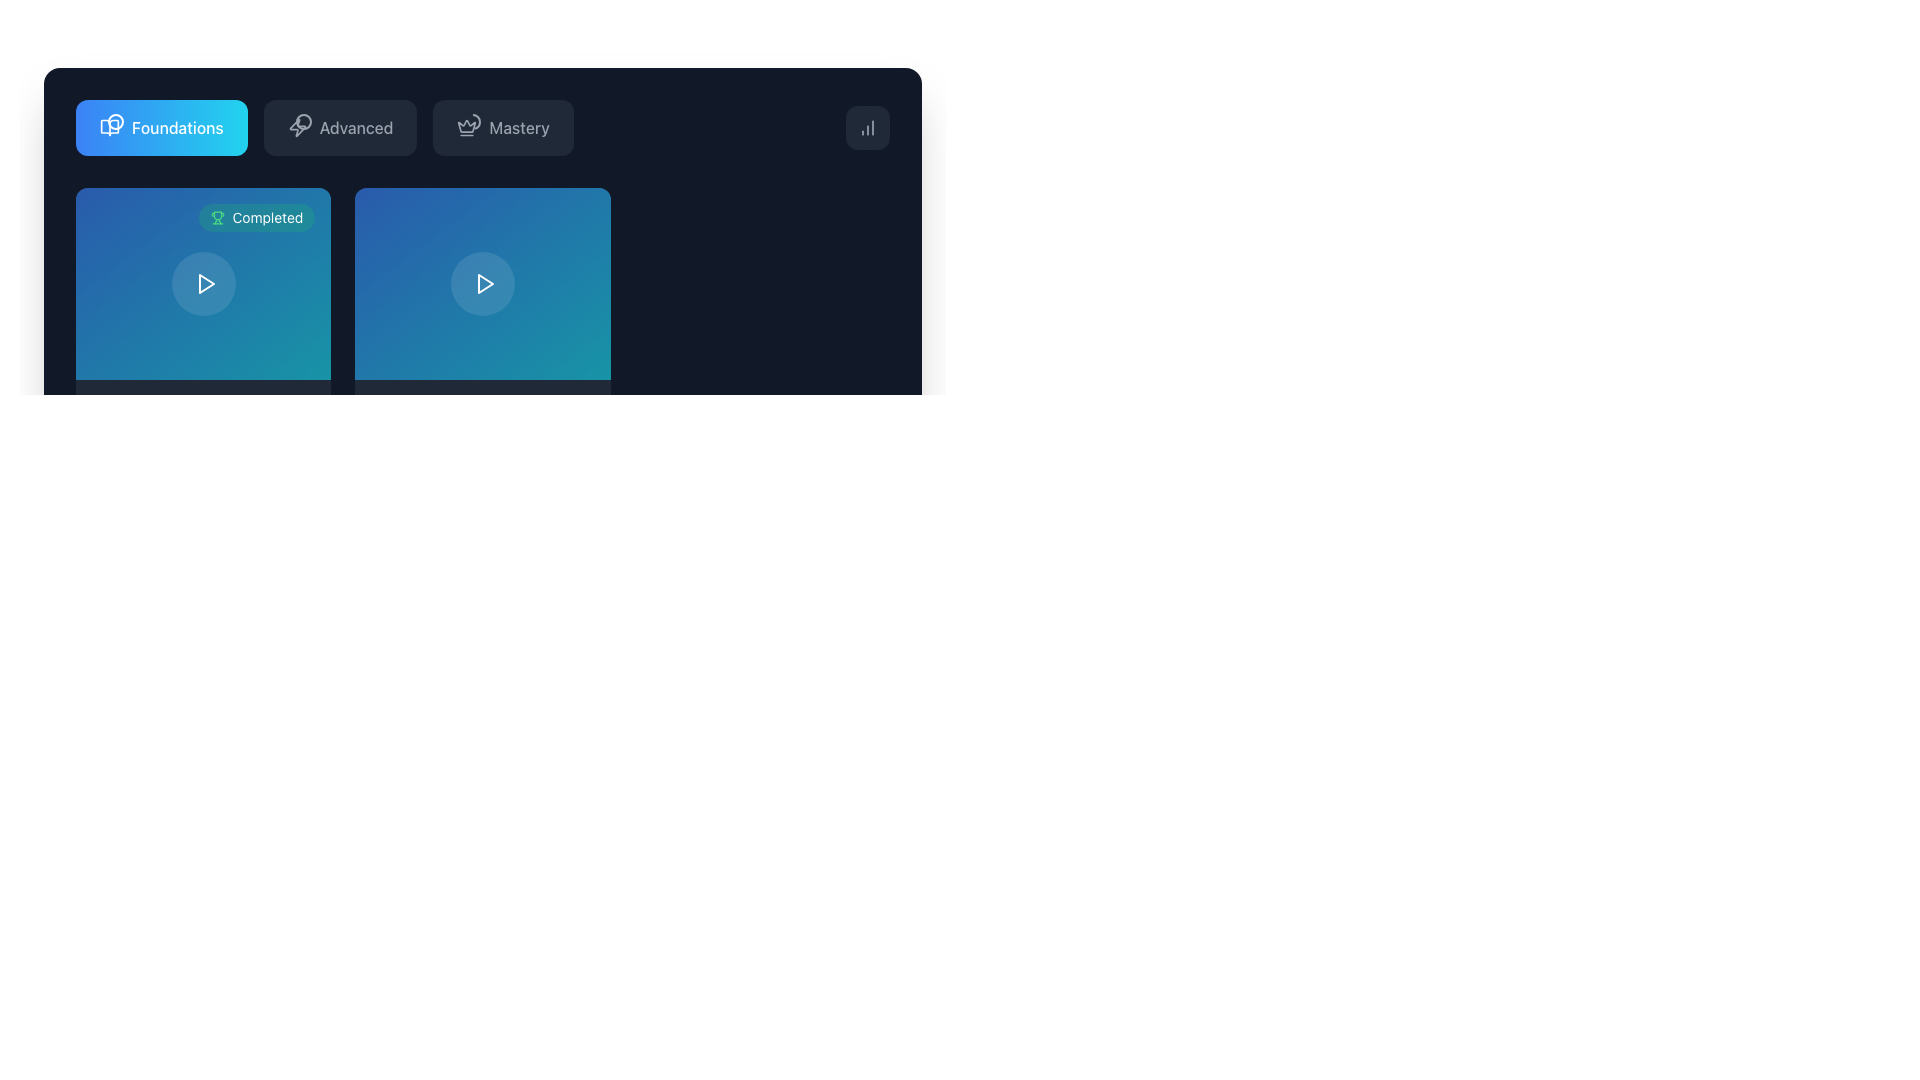  What do you see at coordinates (503, 127) in the screenshot?
I see `the 'Mastery' button, which is a rectangular button with a dark gray background and rounded edges, containing a crown icon and the text 'Mastery' in lighter gray` at bounding box center [503, 127].